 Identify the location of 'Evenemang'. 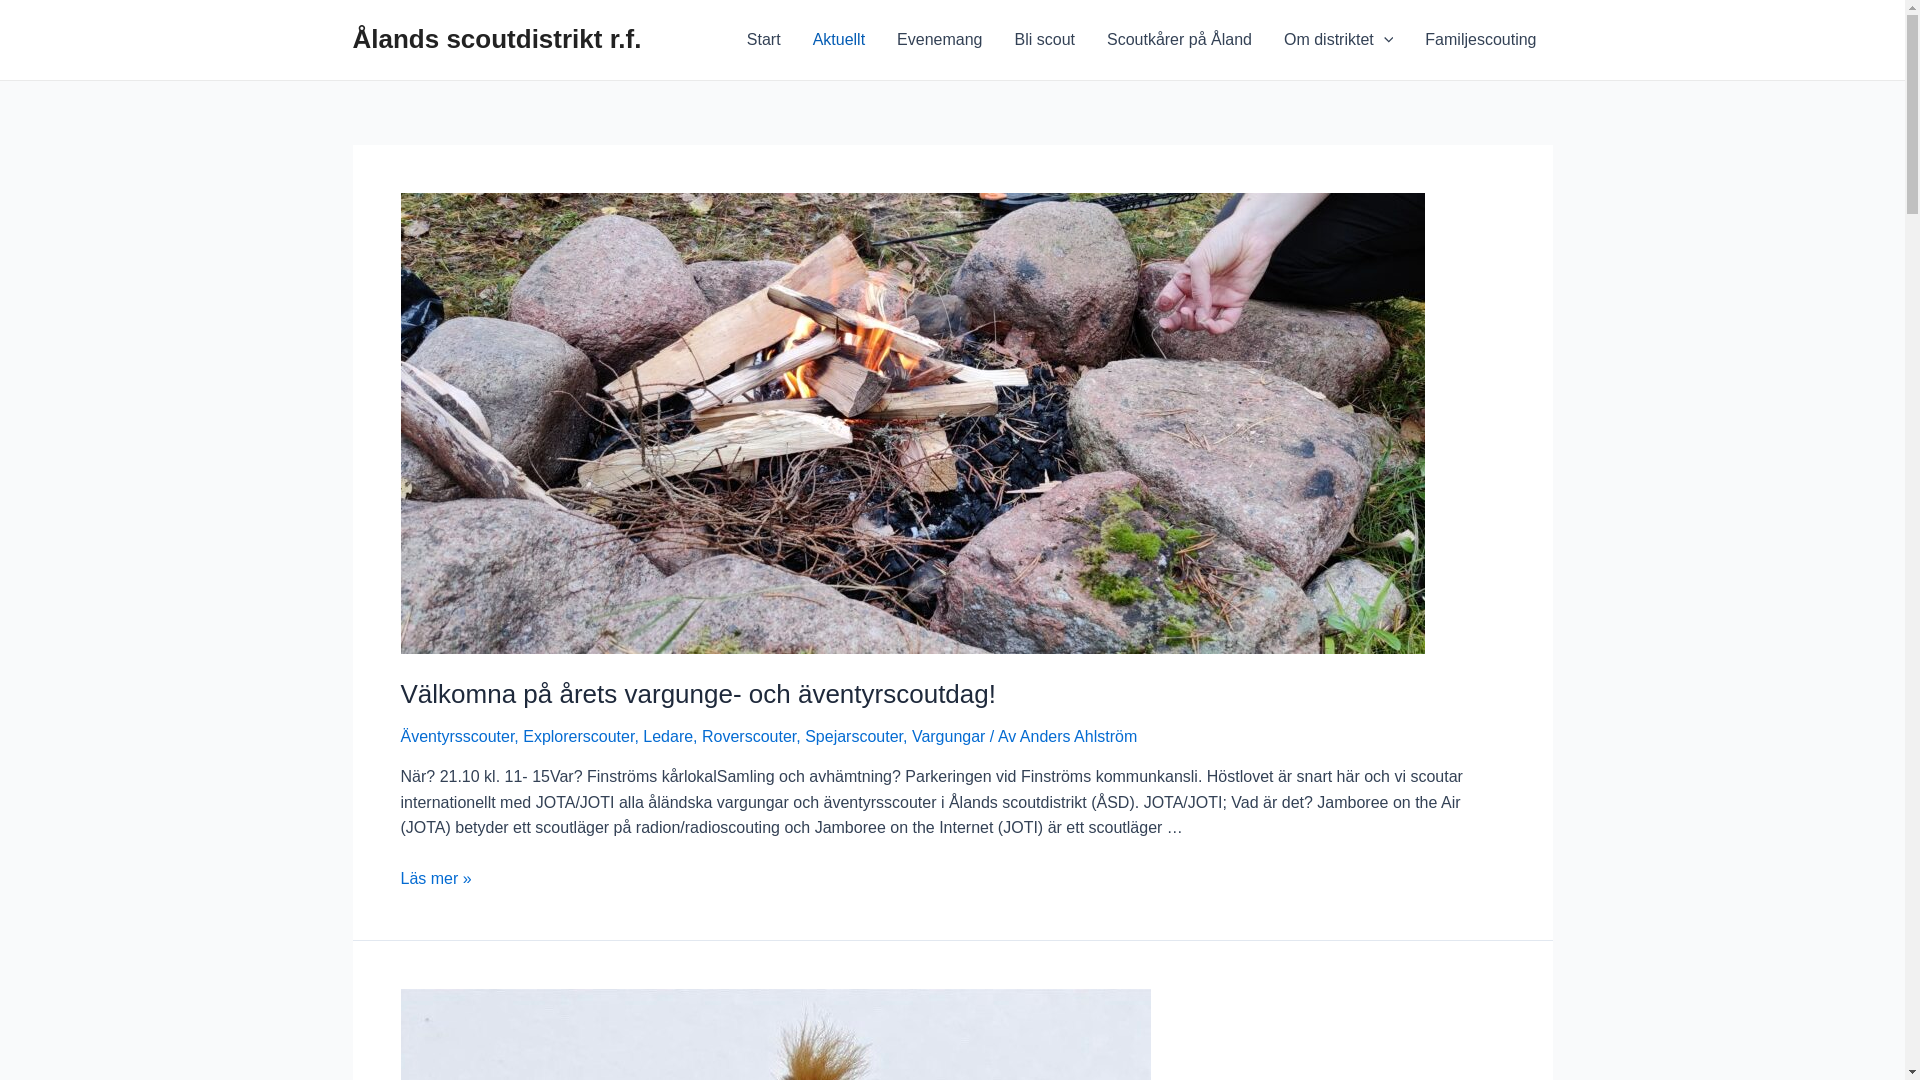
(938, 39).